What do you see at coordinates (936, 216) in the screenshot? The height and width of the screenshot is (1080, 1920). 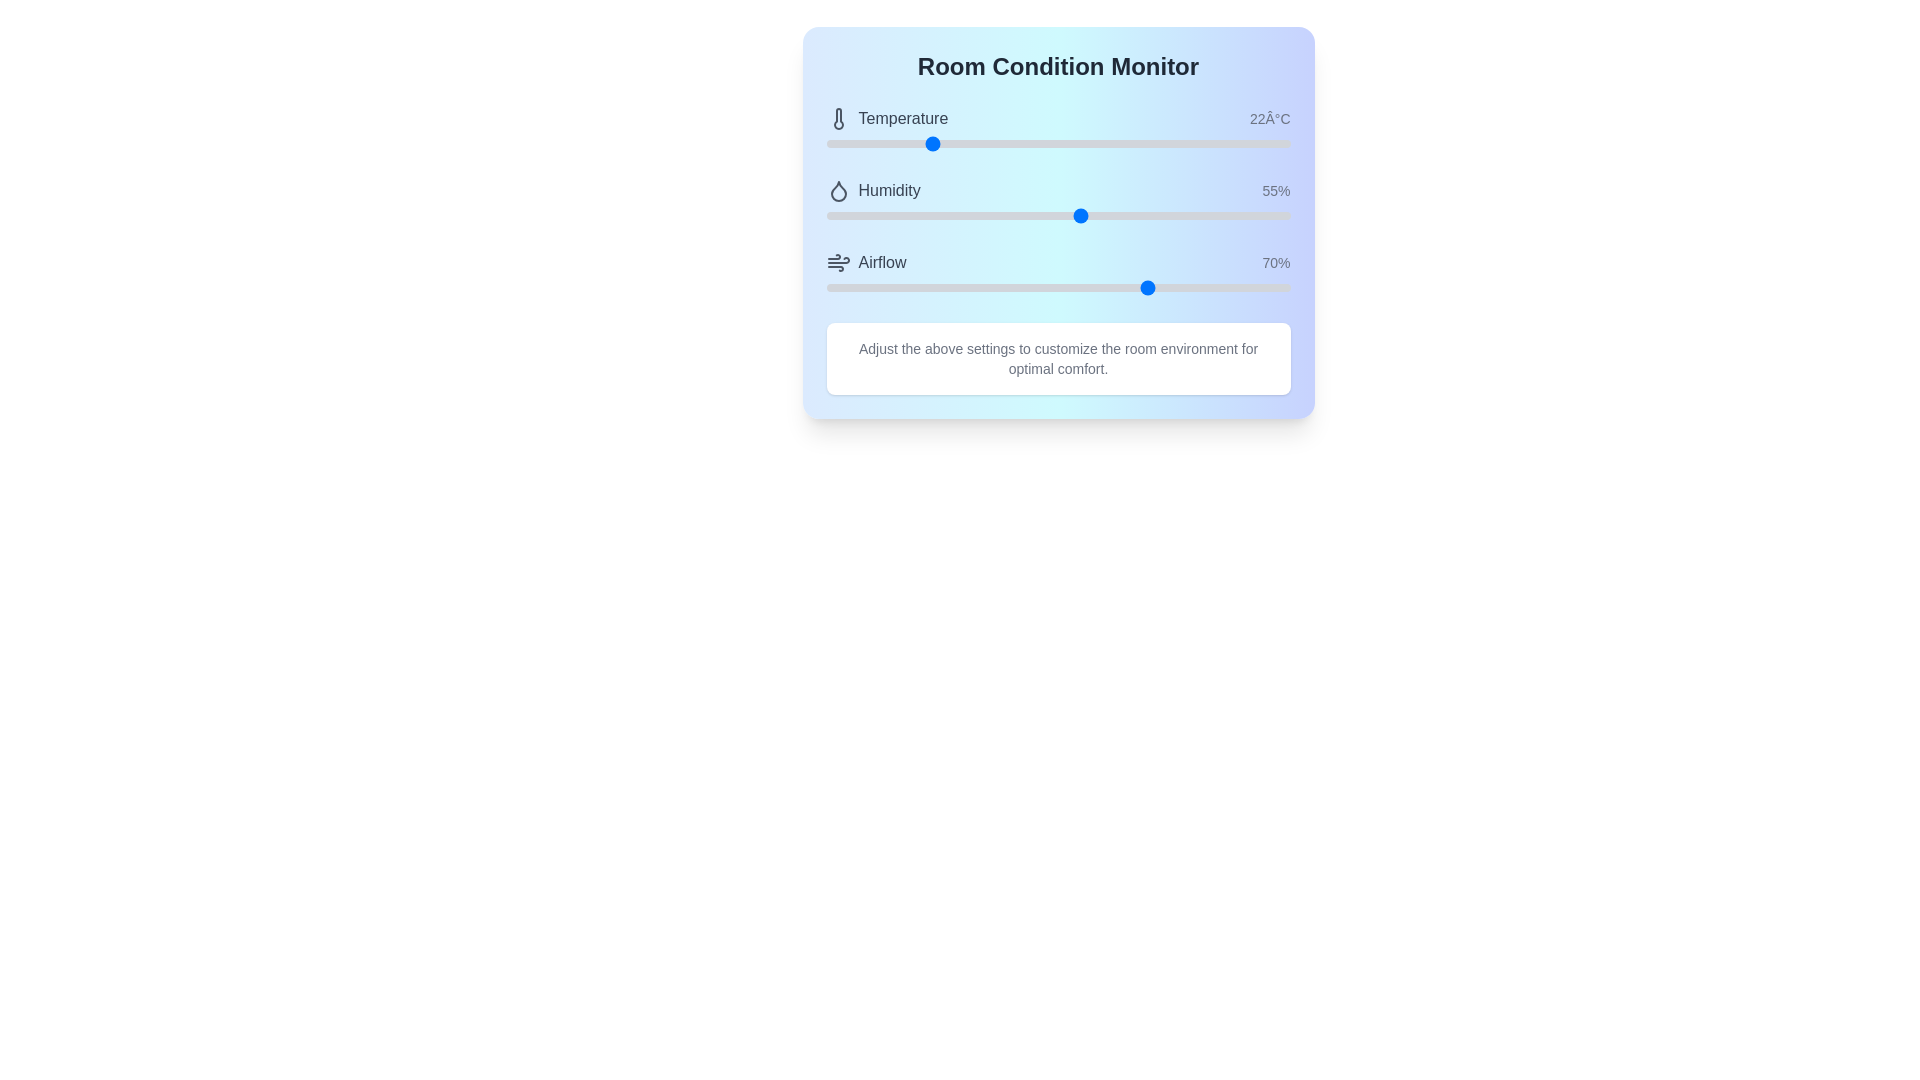 I see `the humidity level` at bounding box center [936, 216].